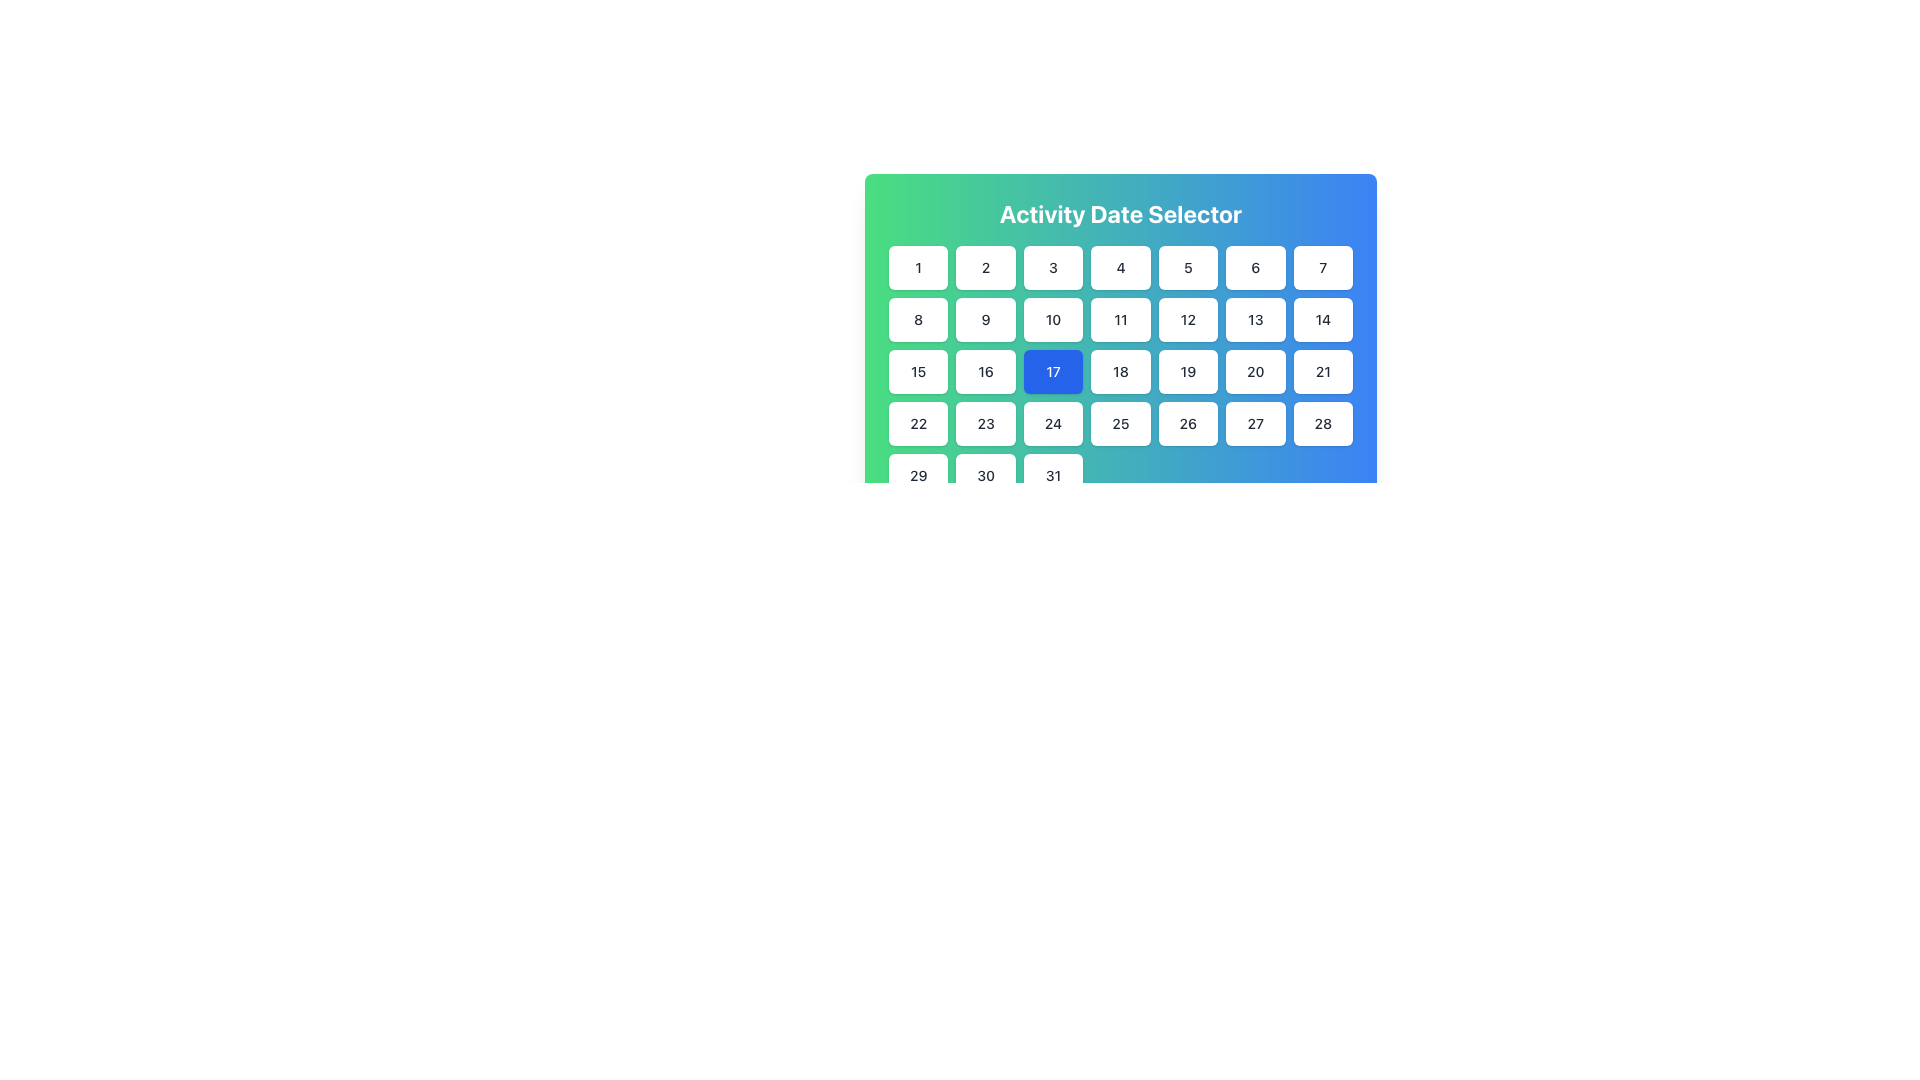 This screenshot has height=1080, width=1920. Describe the element at coordinates (1052, 371) in the screenshot. I see `the blue calendar cell button displaying the number '17'` at that location.